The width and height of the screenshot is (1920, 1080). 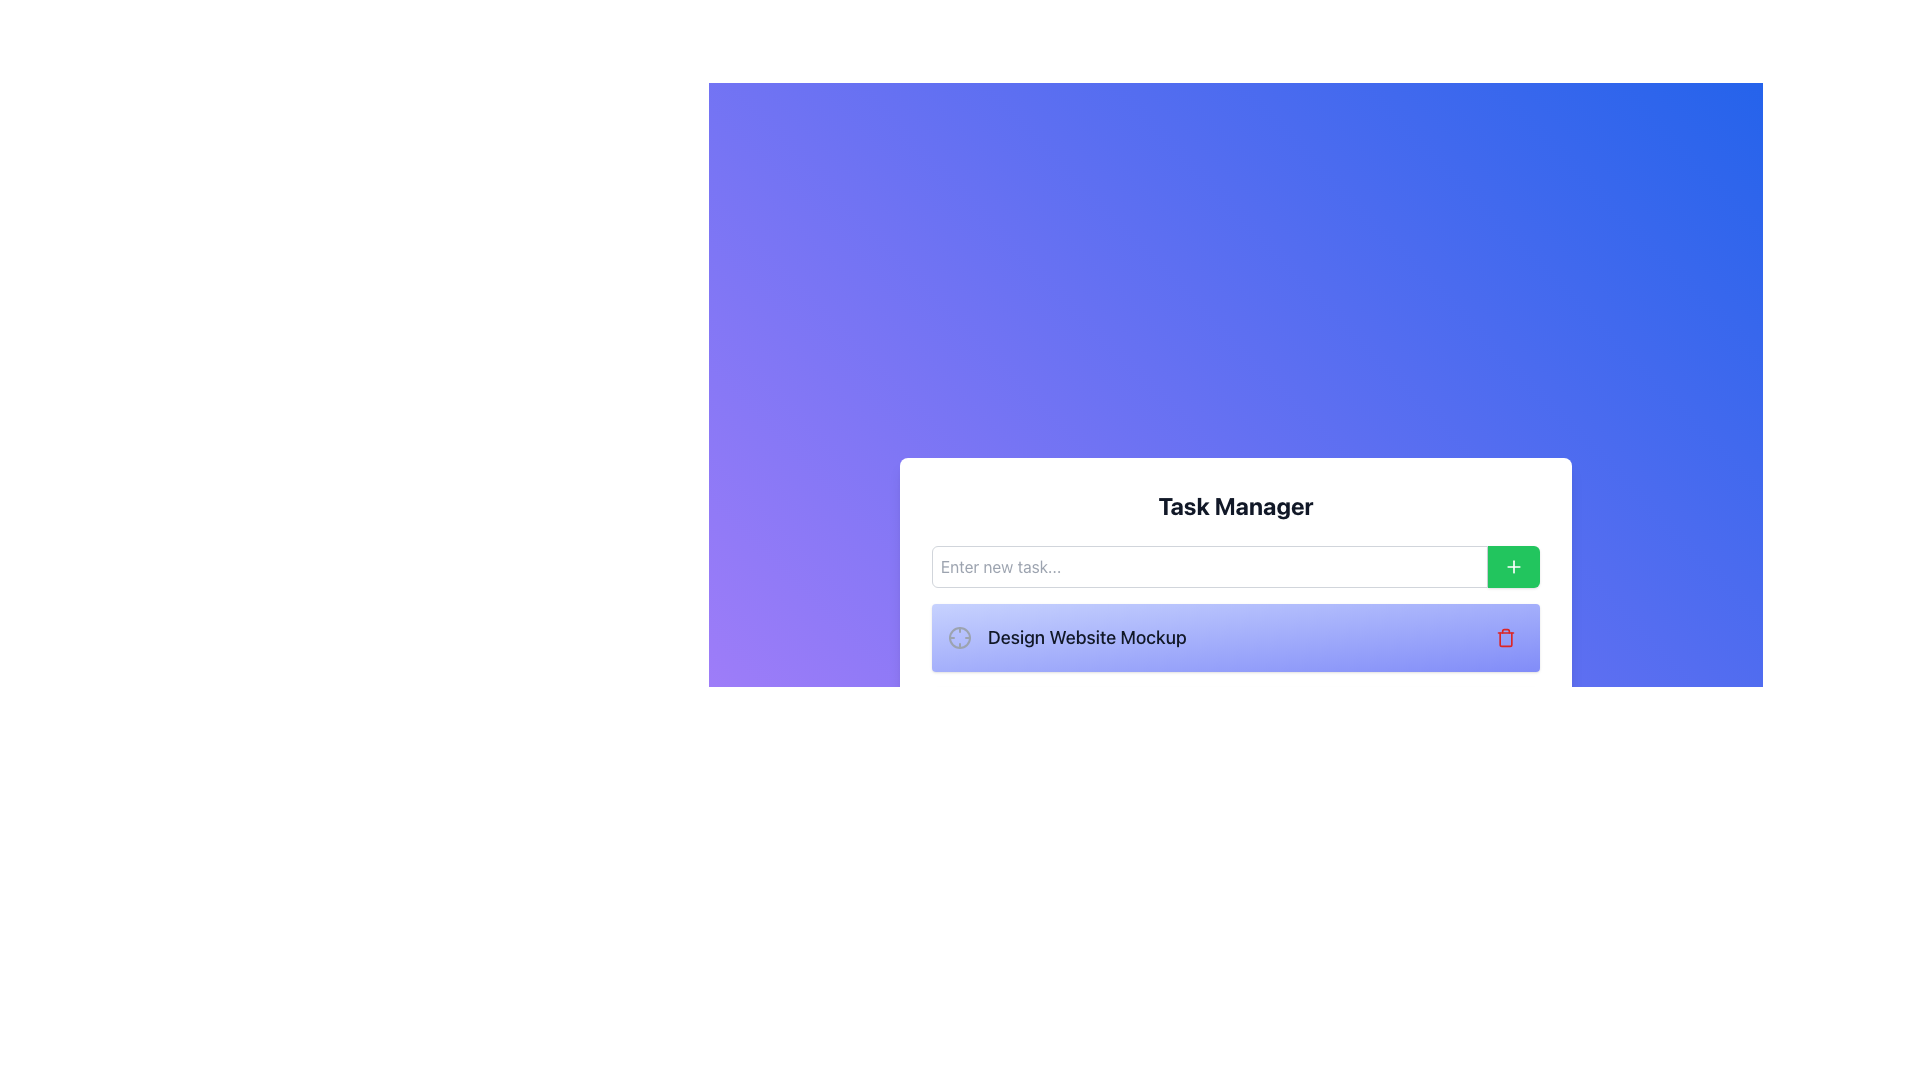 I want to click on the green plus SVG icon located within the rectangular button to trigger a focus or highlight effect on the button, so click(x=1513, y=567).